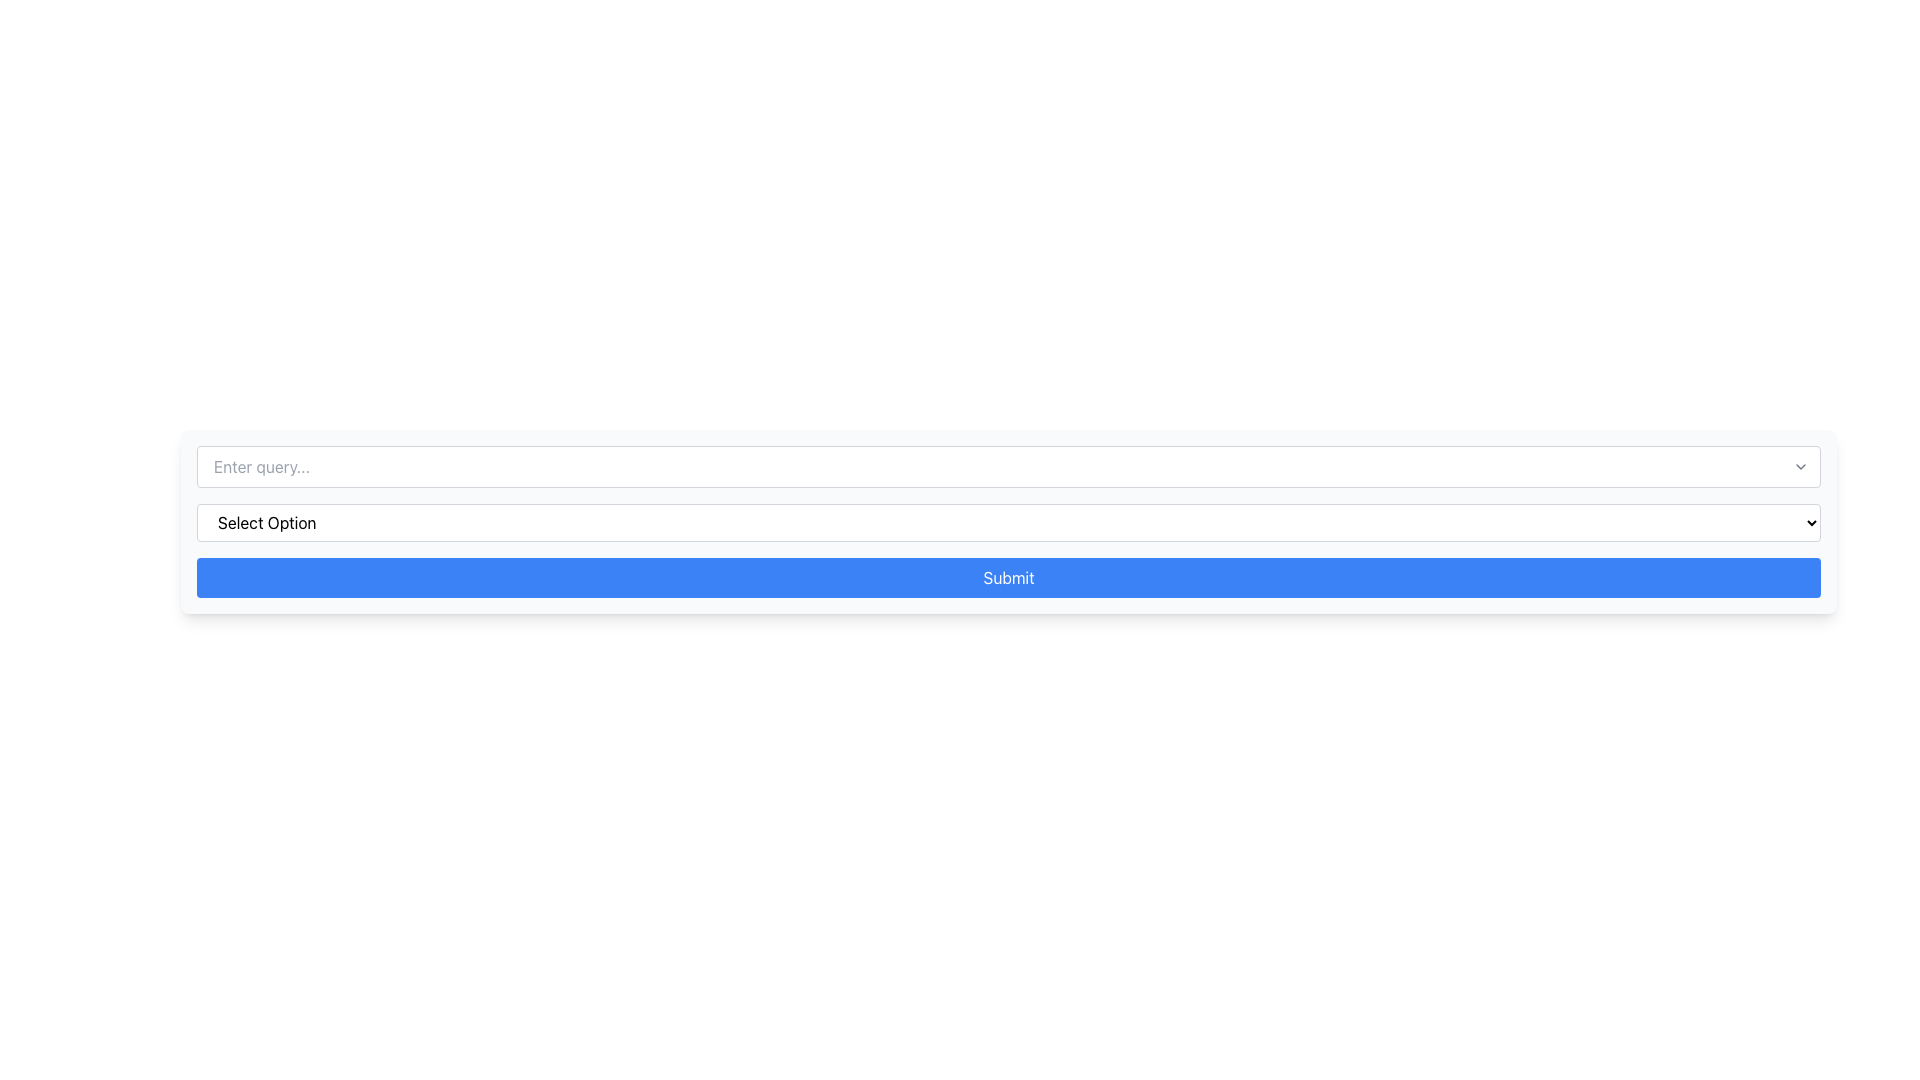 The width and height of the screenshot is (1920, 1080). Describe the element at coordinates (1800, 466) in the screenshot. I see `the dropdown indicator icon located at the extreme right of the dropdown menu field` at that location.